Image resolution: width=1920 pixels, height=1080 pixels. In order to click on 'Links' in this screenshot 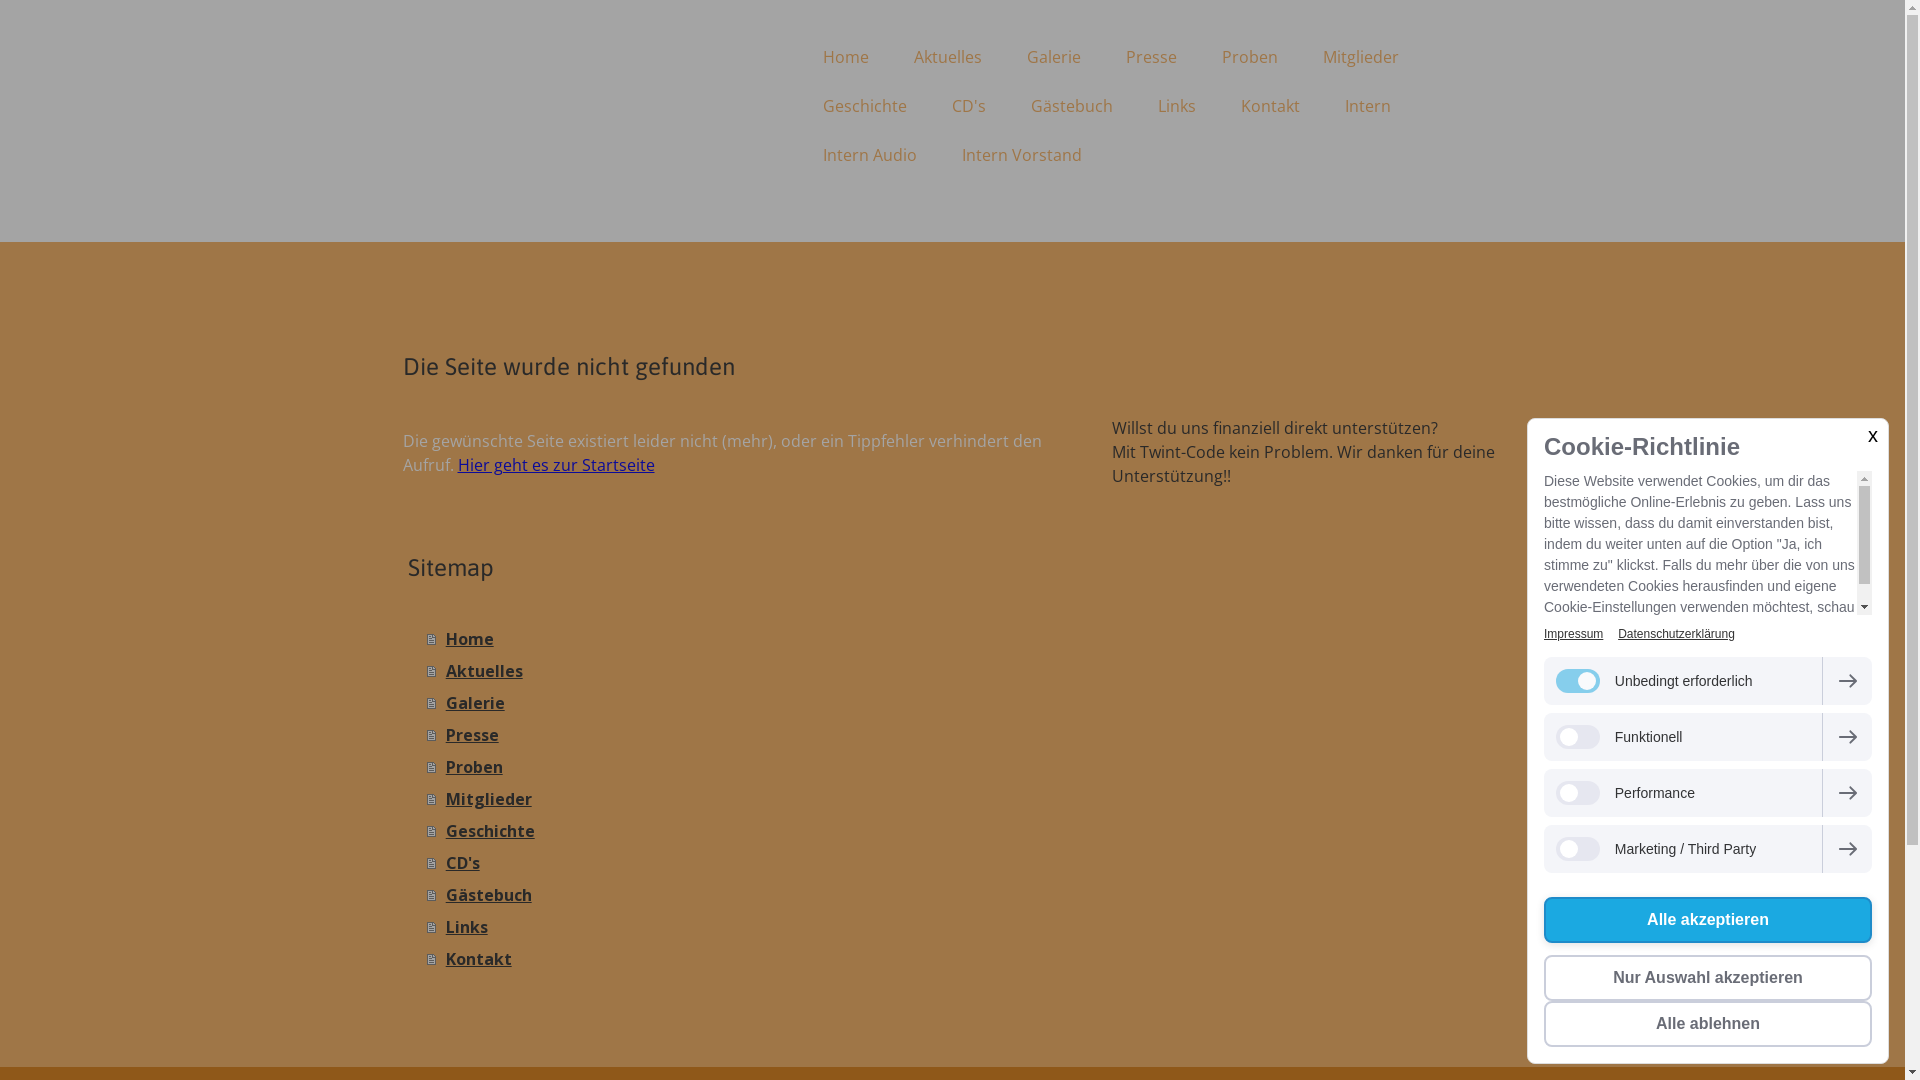, I will do `click(748, 926)`.